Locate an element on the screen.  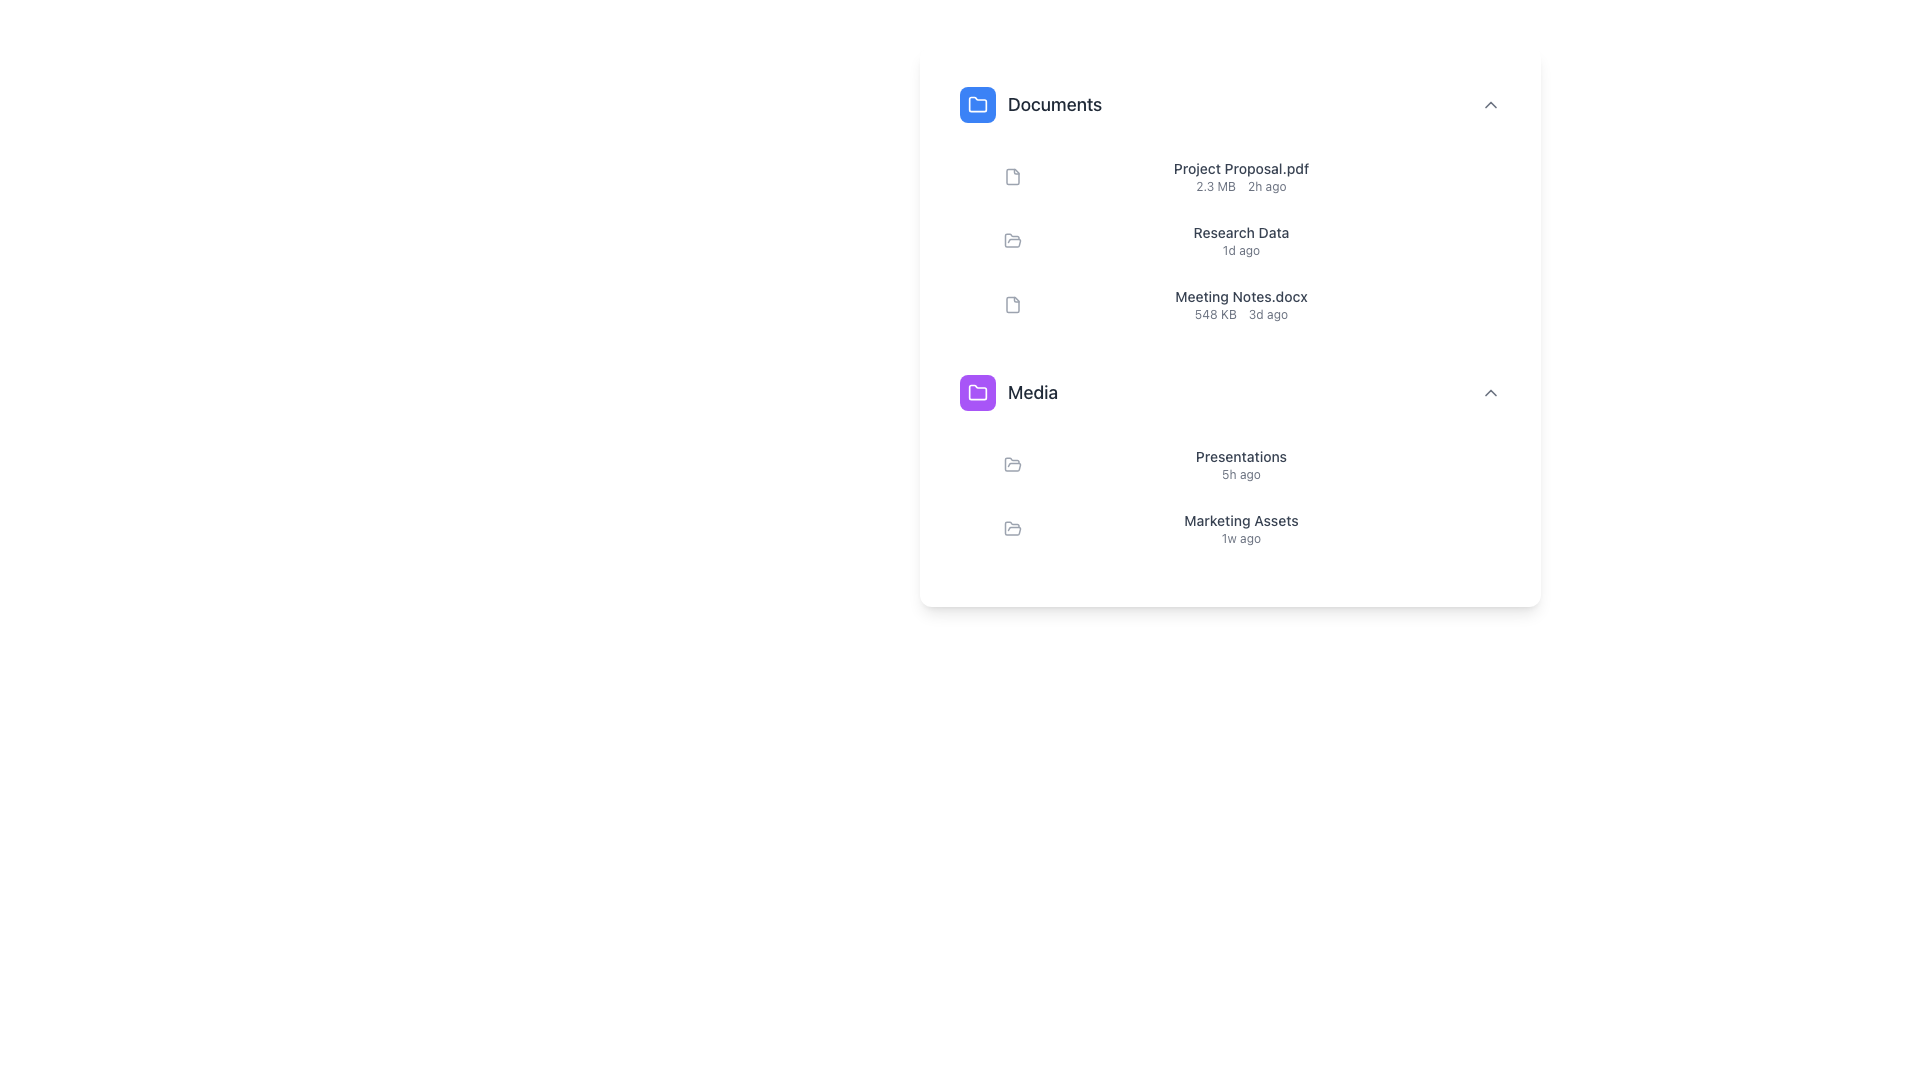
the 'Presentations' text label, which displays a bold title and a timestamp is located at coordinates (1240, 465).